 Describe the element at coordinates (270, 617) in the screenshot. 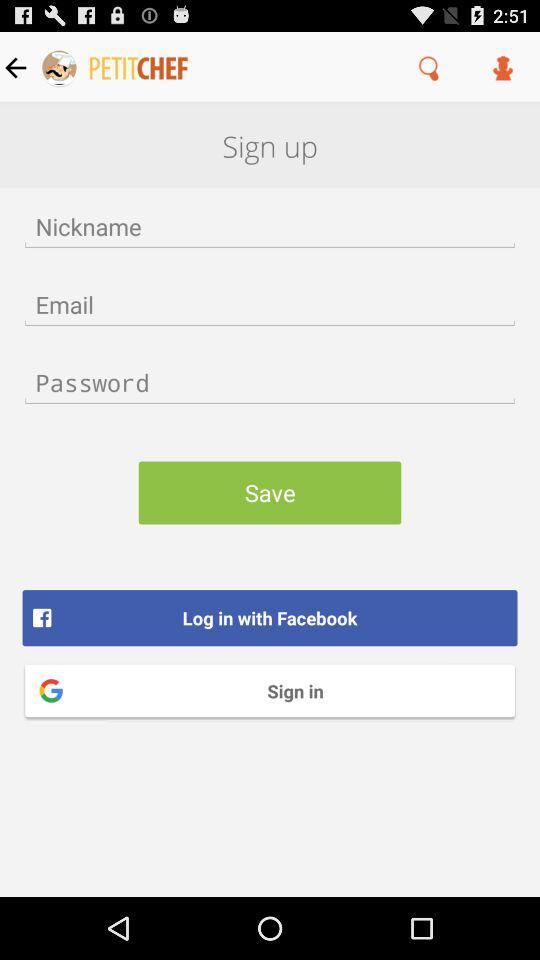

I see `the button below save icon` at that location.